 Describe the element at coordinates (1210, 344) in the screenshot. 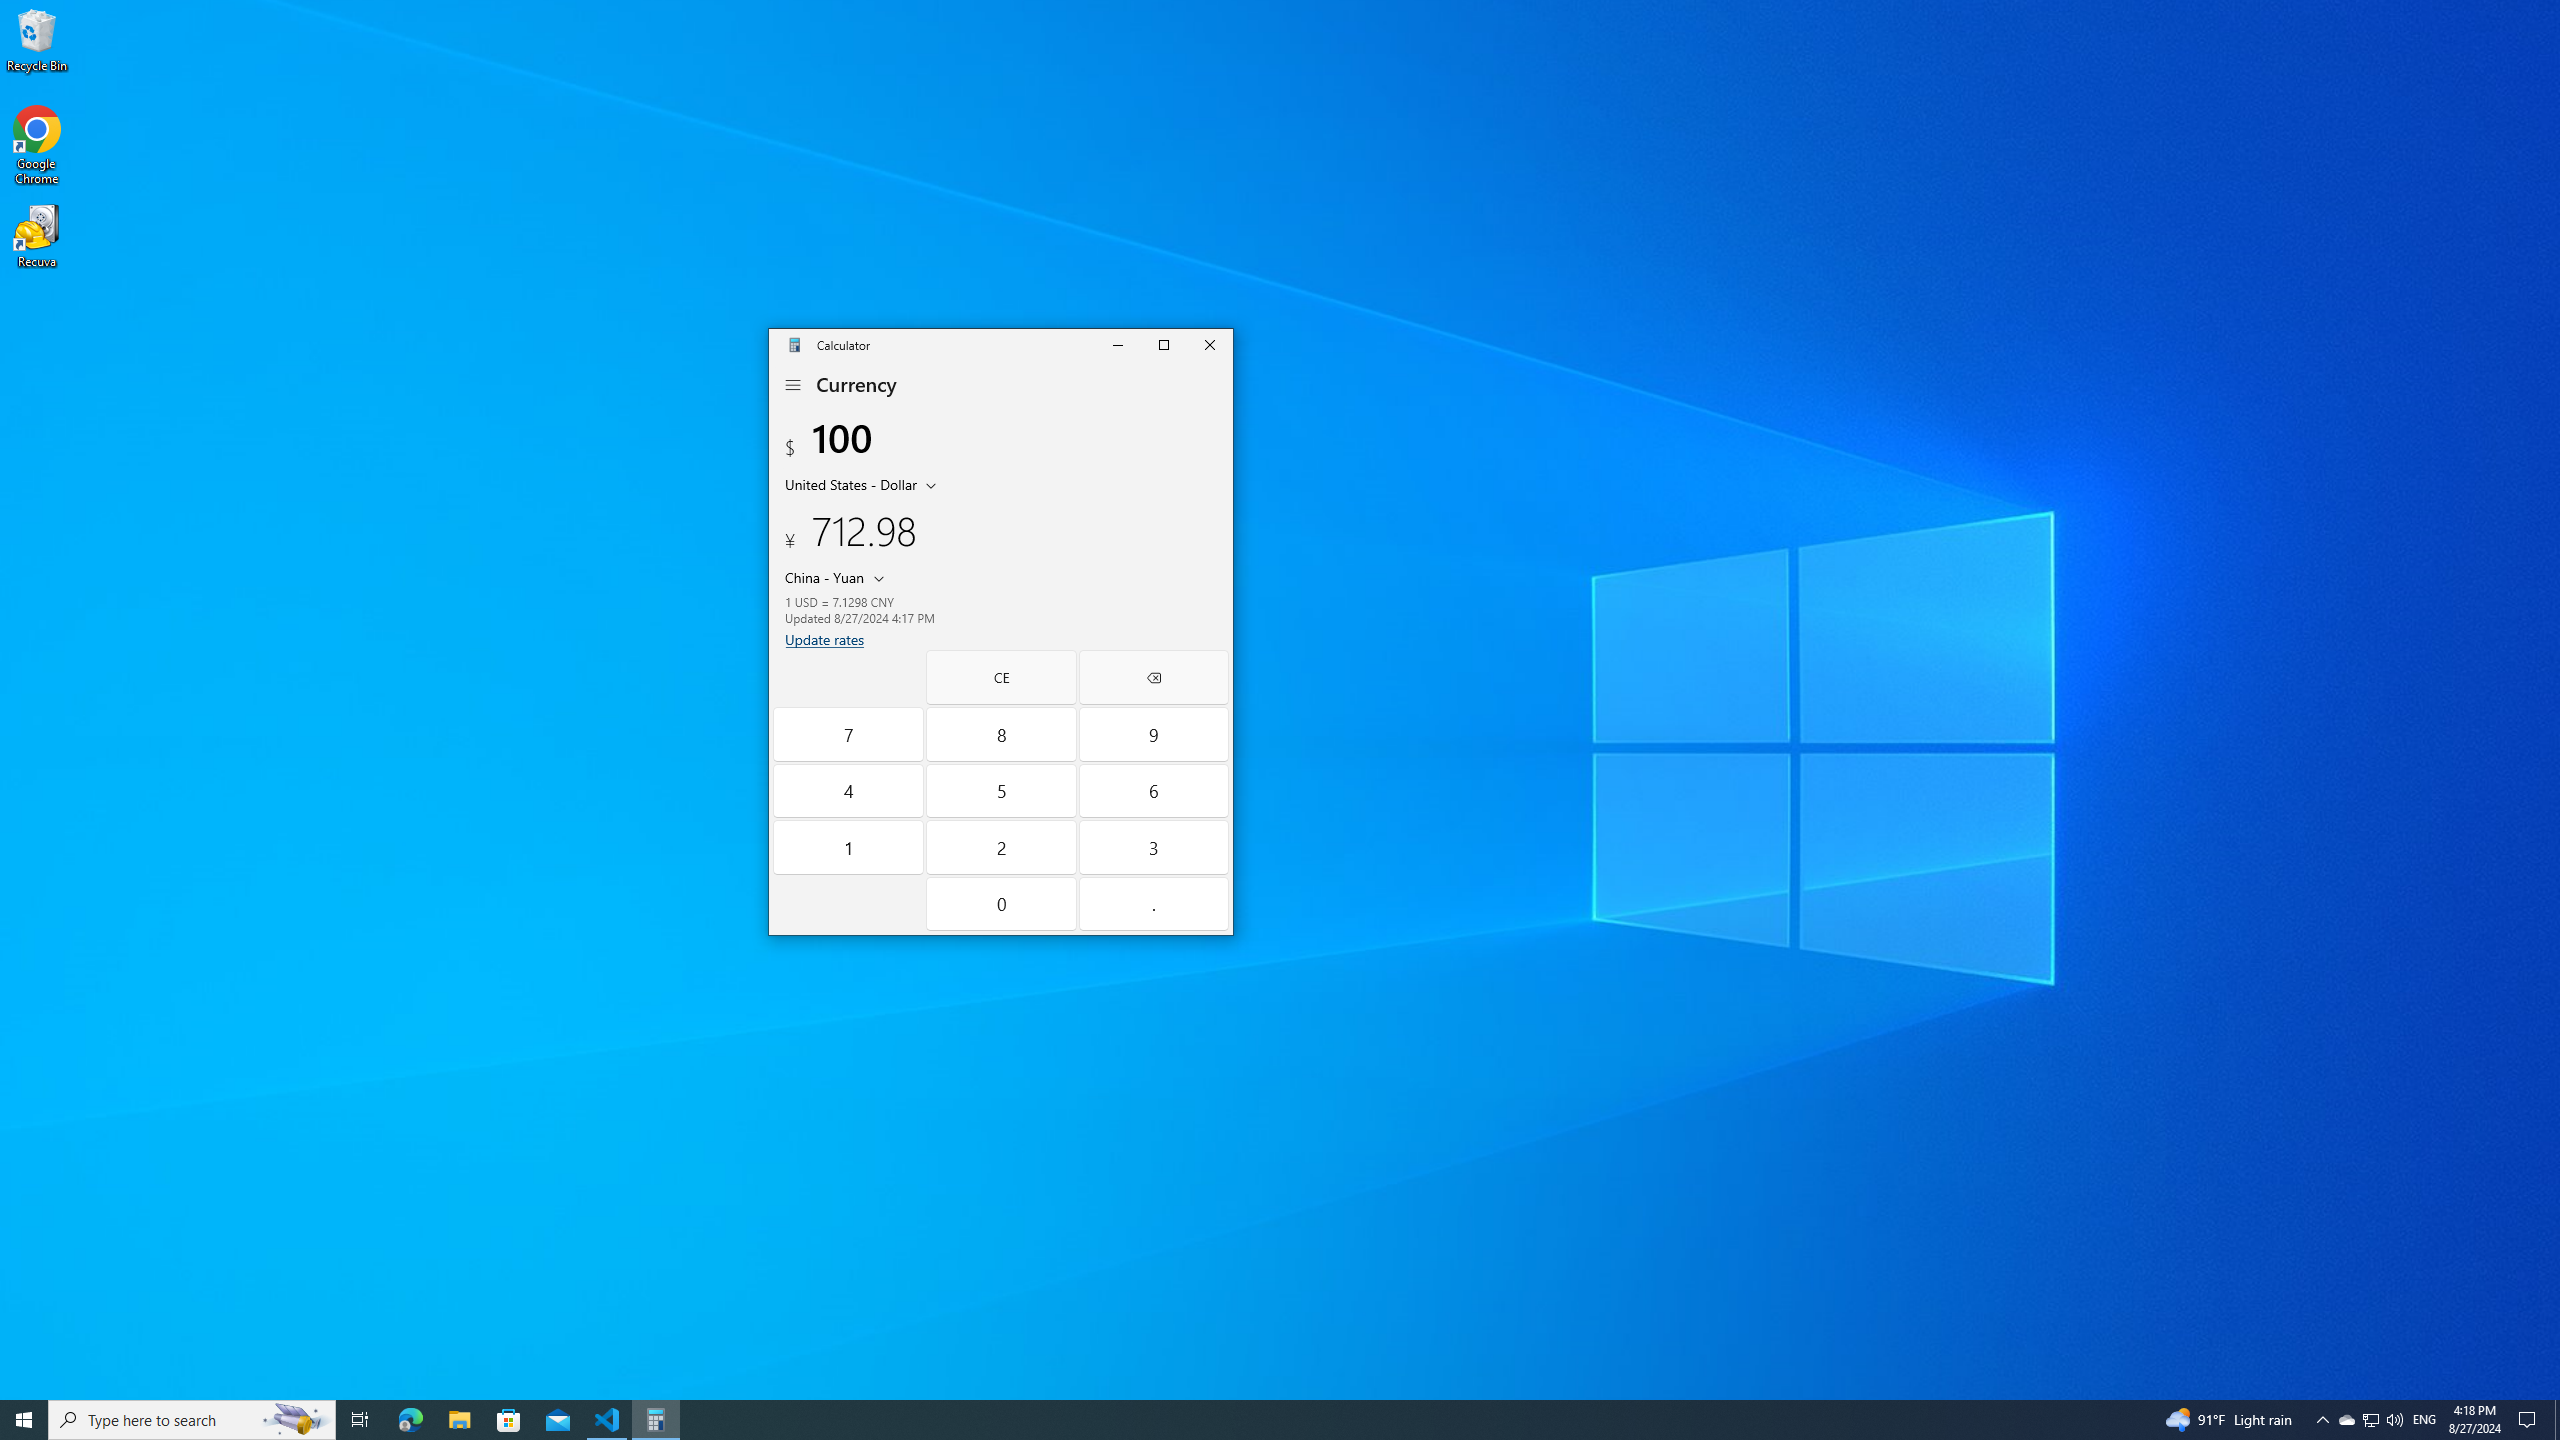

I see `'Close Calculator'` at that location.